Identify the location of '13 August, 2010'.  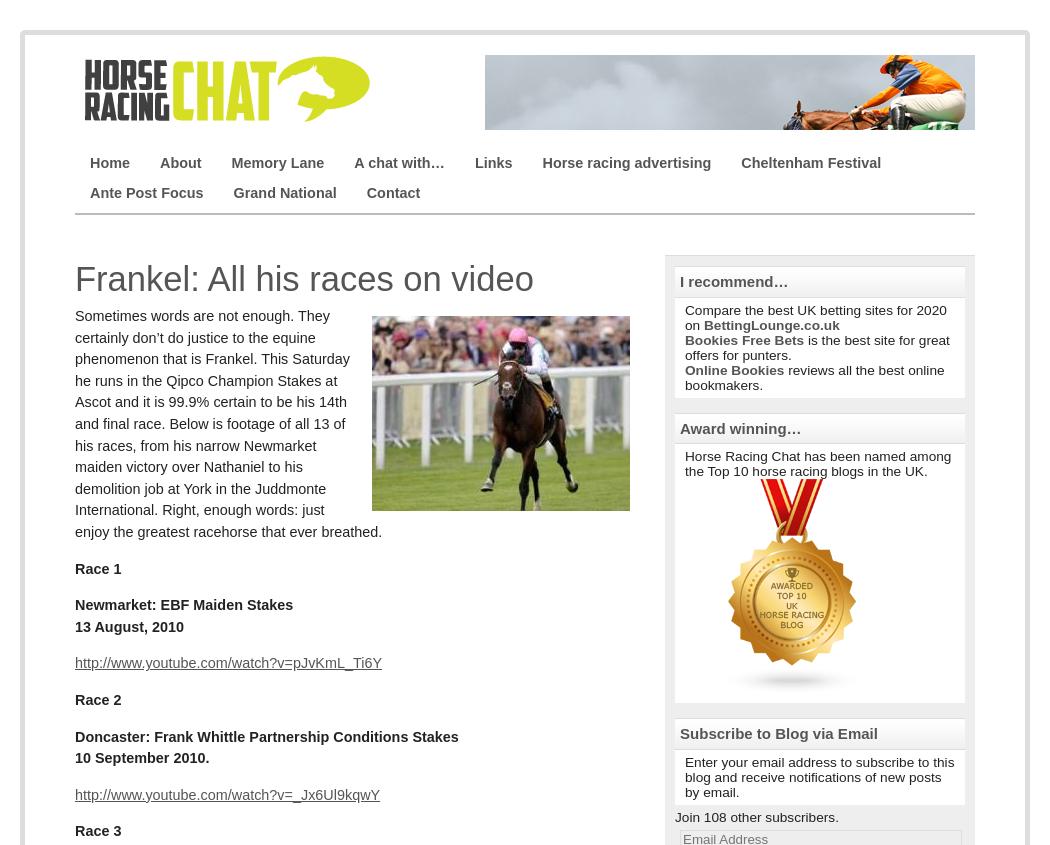
(73, 625).